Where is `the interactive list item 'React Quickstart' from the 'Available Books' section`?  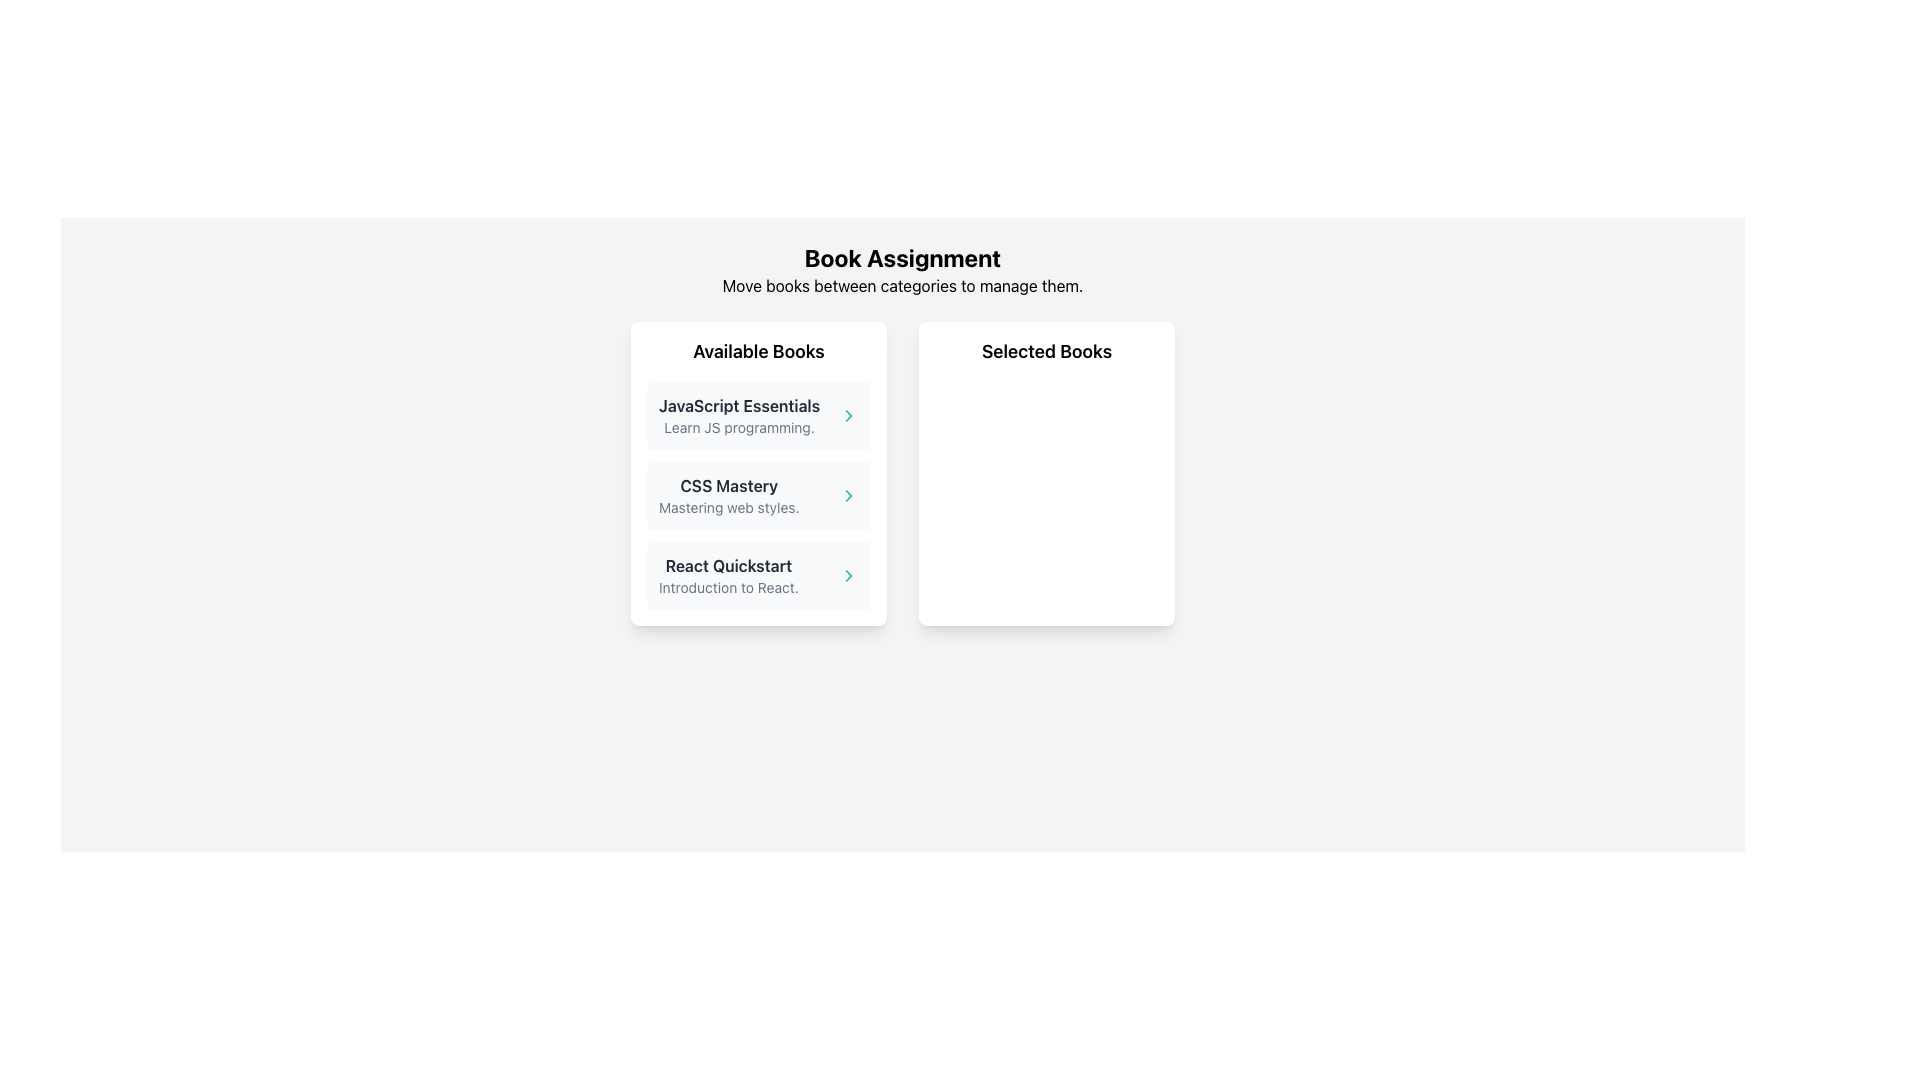
the interactive list item 'React Quickstart' from the 'Available Books' section is located at coordinates (757, 575).